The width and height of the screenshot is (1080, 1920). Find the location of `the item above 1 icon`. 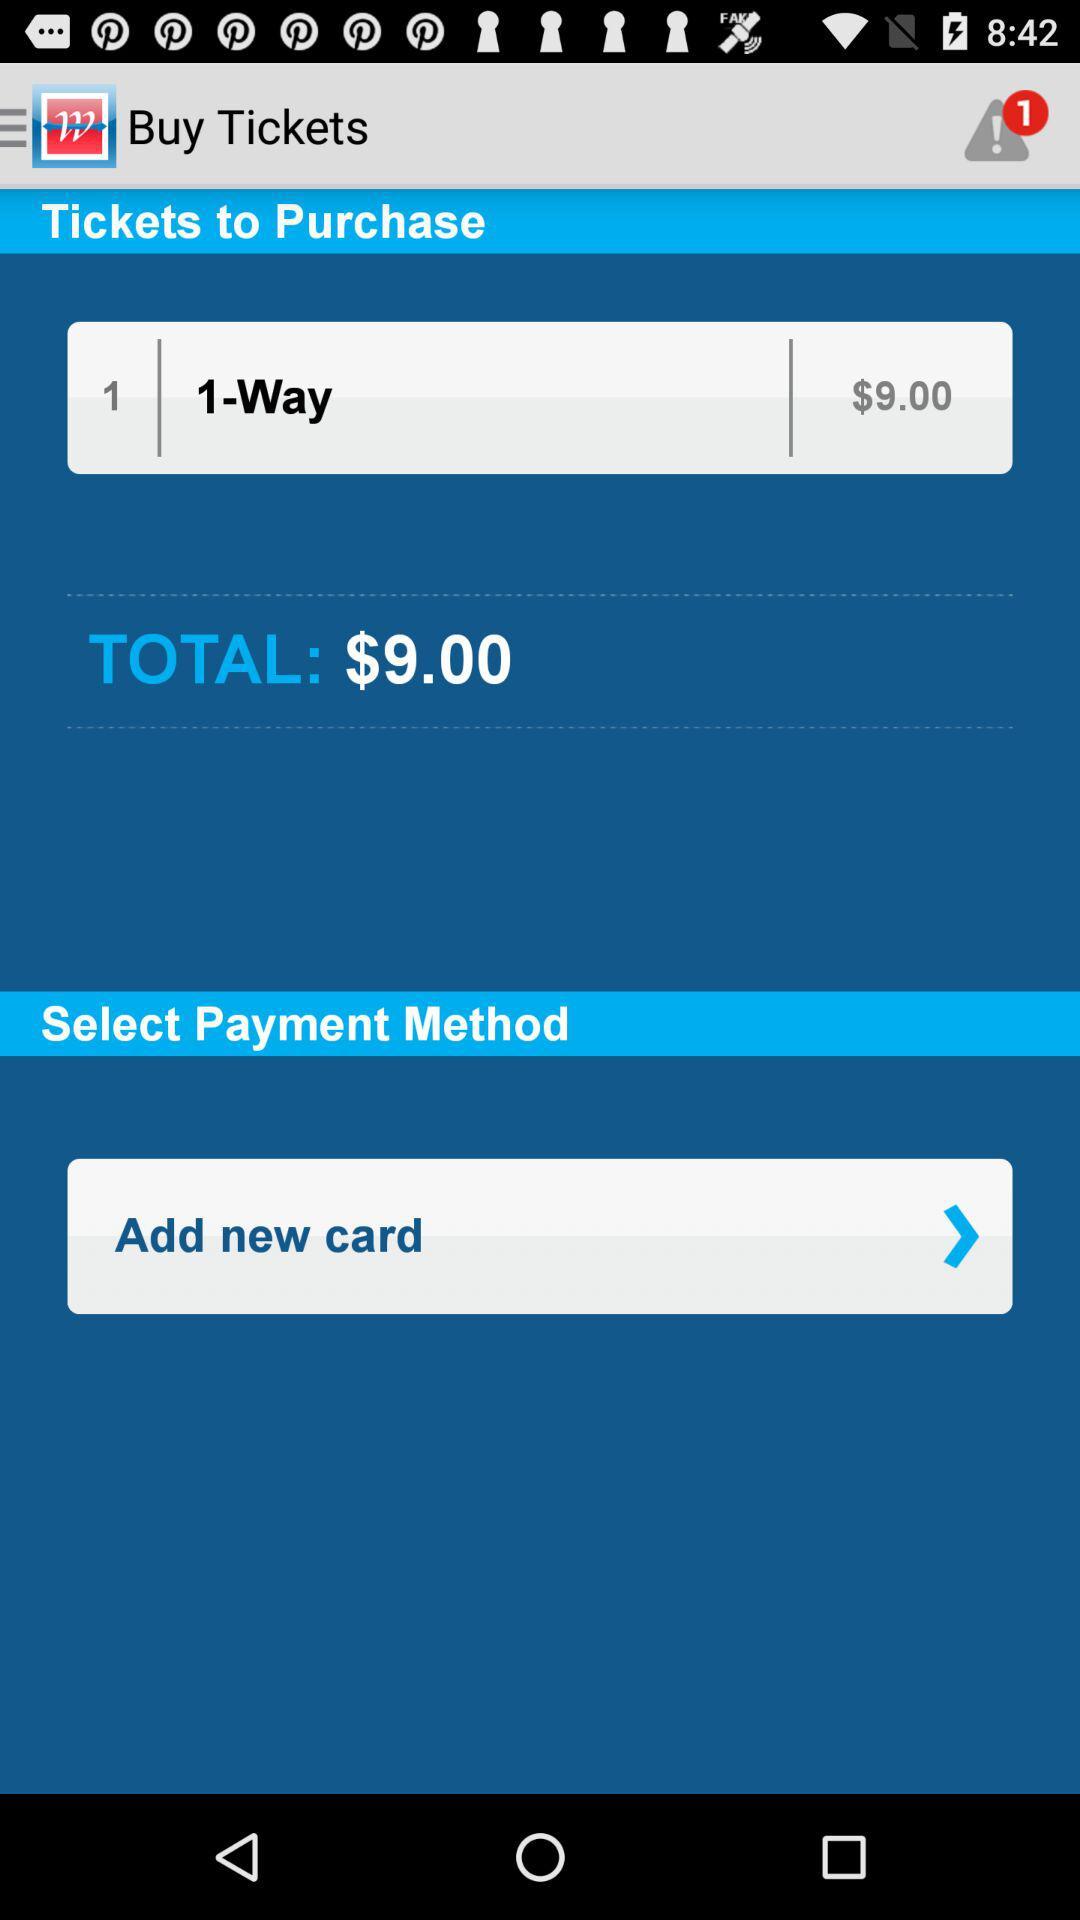

the item above 1 icon is located at coordinates (540, 286).